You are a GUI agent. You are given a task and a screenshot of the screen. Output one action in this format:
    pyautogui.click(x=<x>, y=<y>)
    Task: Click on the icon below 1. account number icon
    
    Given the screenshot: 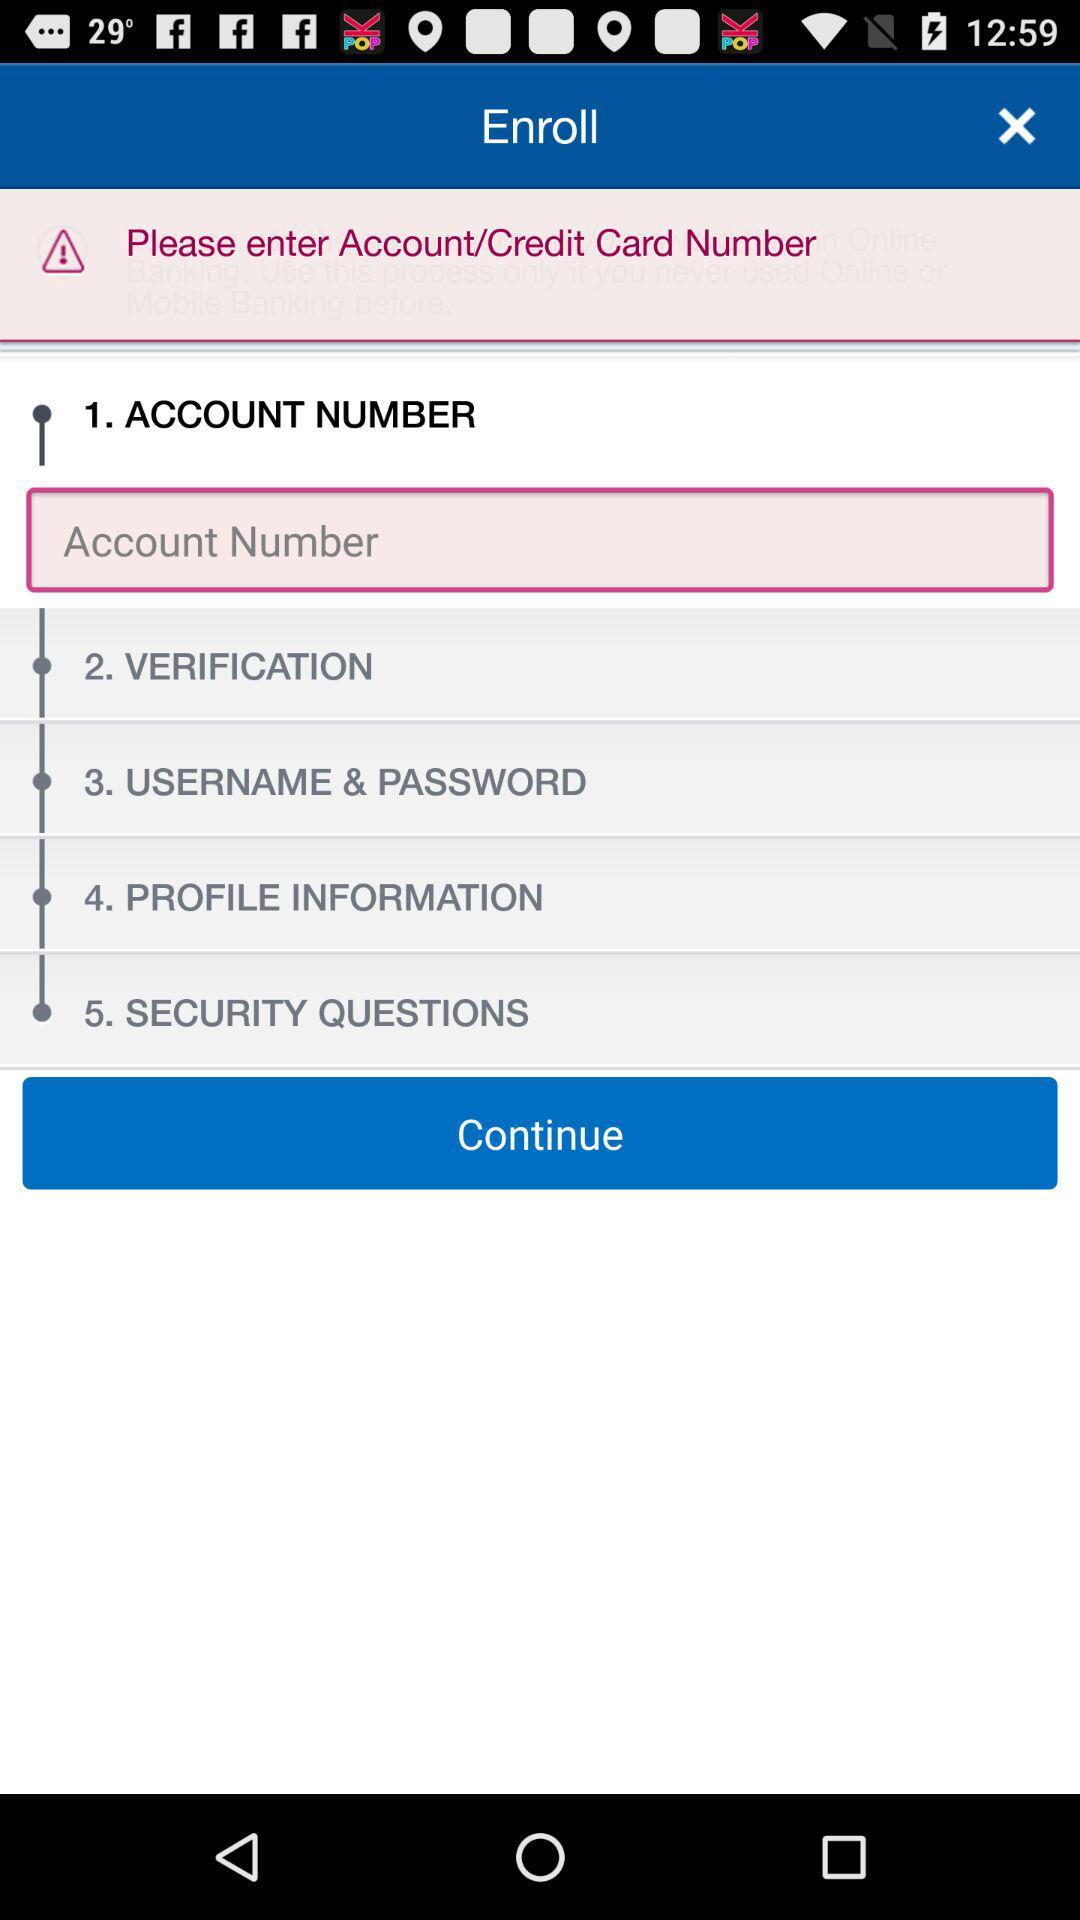 What is the action you would take?
    pyautogui.click(x=540, y=539)
    